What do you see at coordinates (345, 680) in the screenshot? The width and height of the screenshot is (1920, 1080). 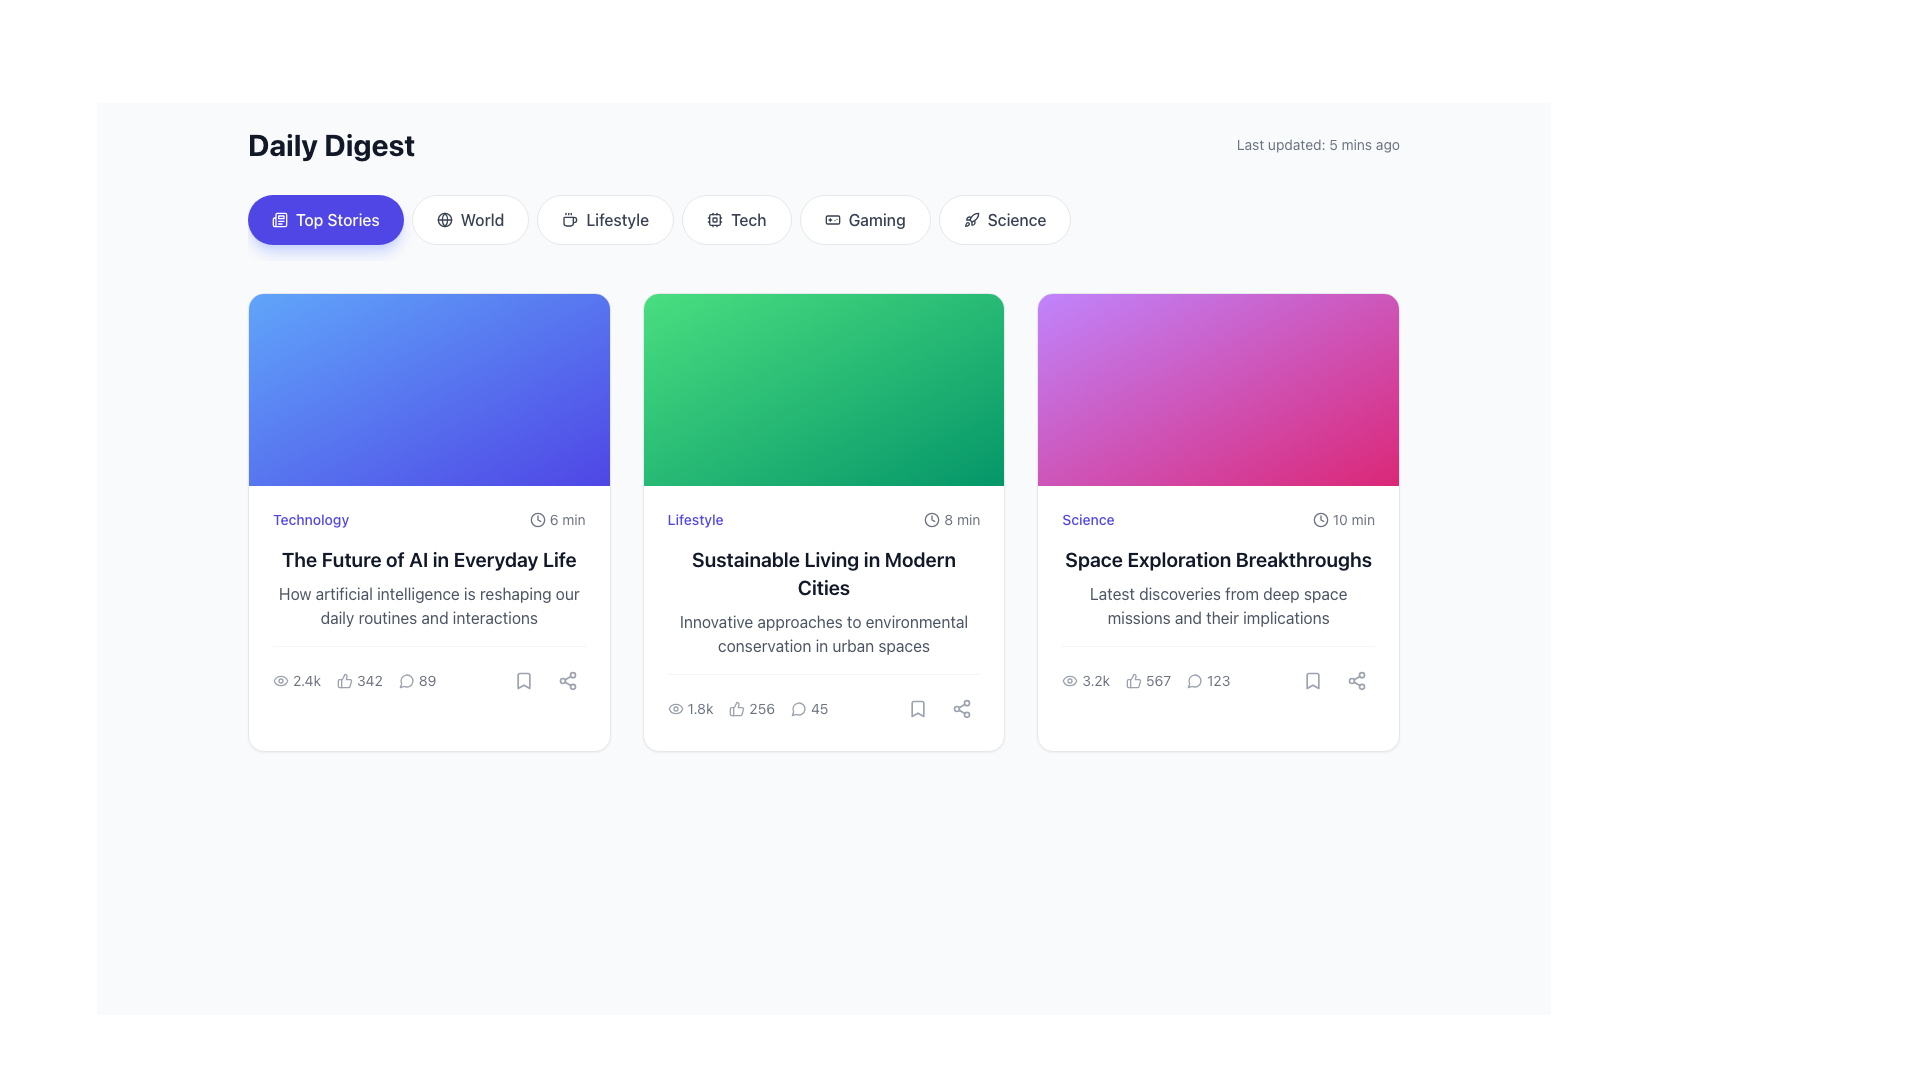 I see `the 'like' icon located to the left of the text '342', which represents the upvote action for the associated content` at bounding box center [345, 680].